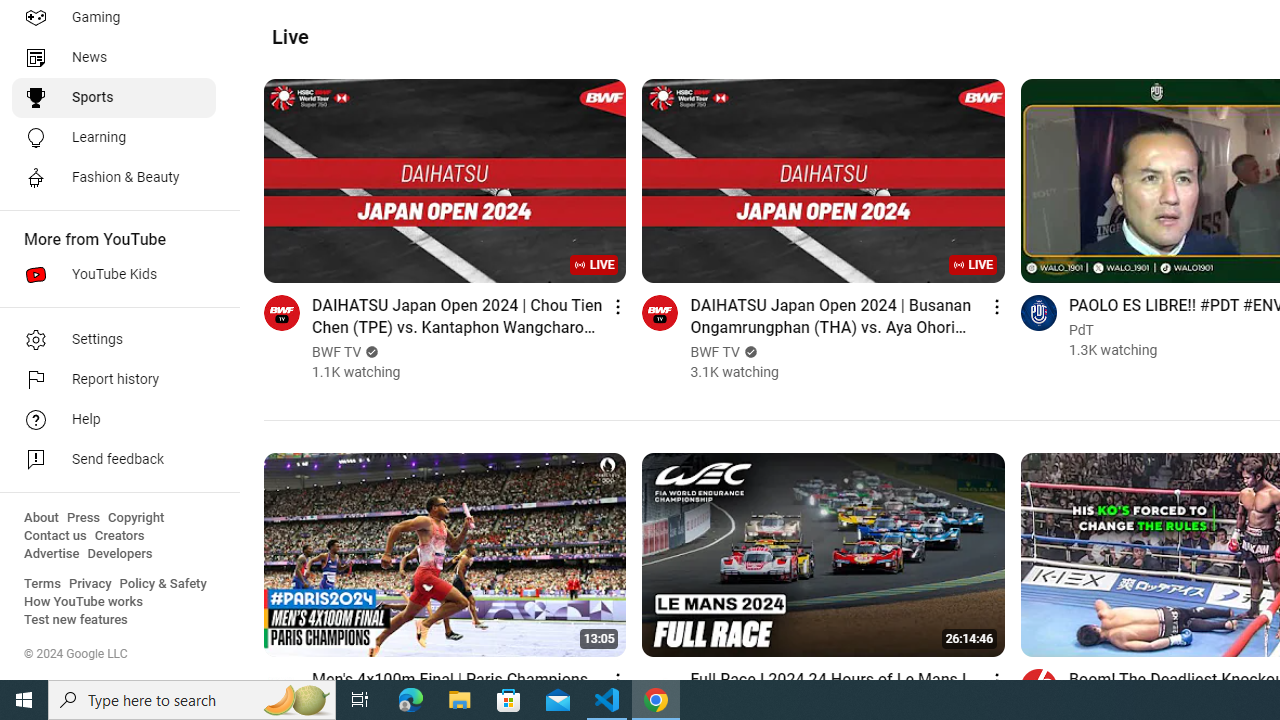 The image size is (1280, 720). Describe the element at coordinates (135, 517) in the screenshot. I see `'Copyright'` at that location.